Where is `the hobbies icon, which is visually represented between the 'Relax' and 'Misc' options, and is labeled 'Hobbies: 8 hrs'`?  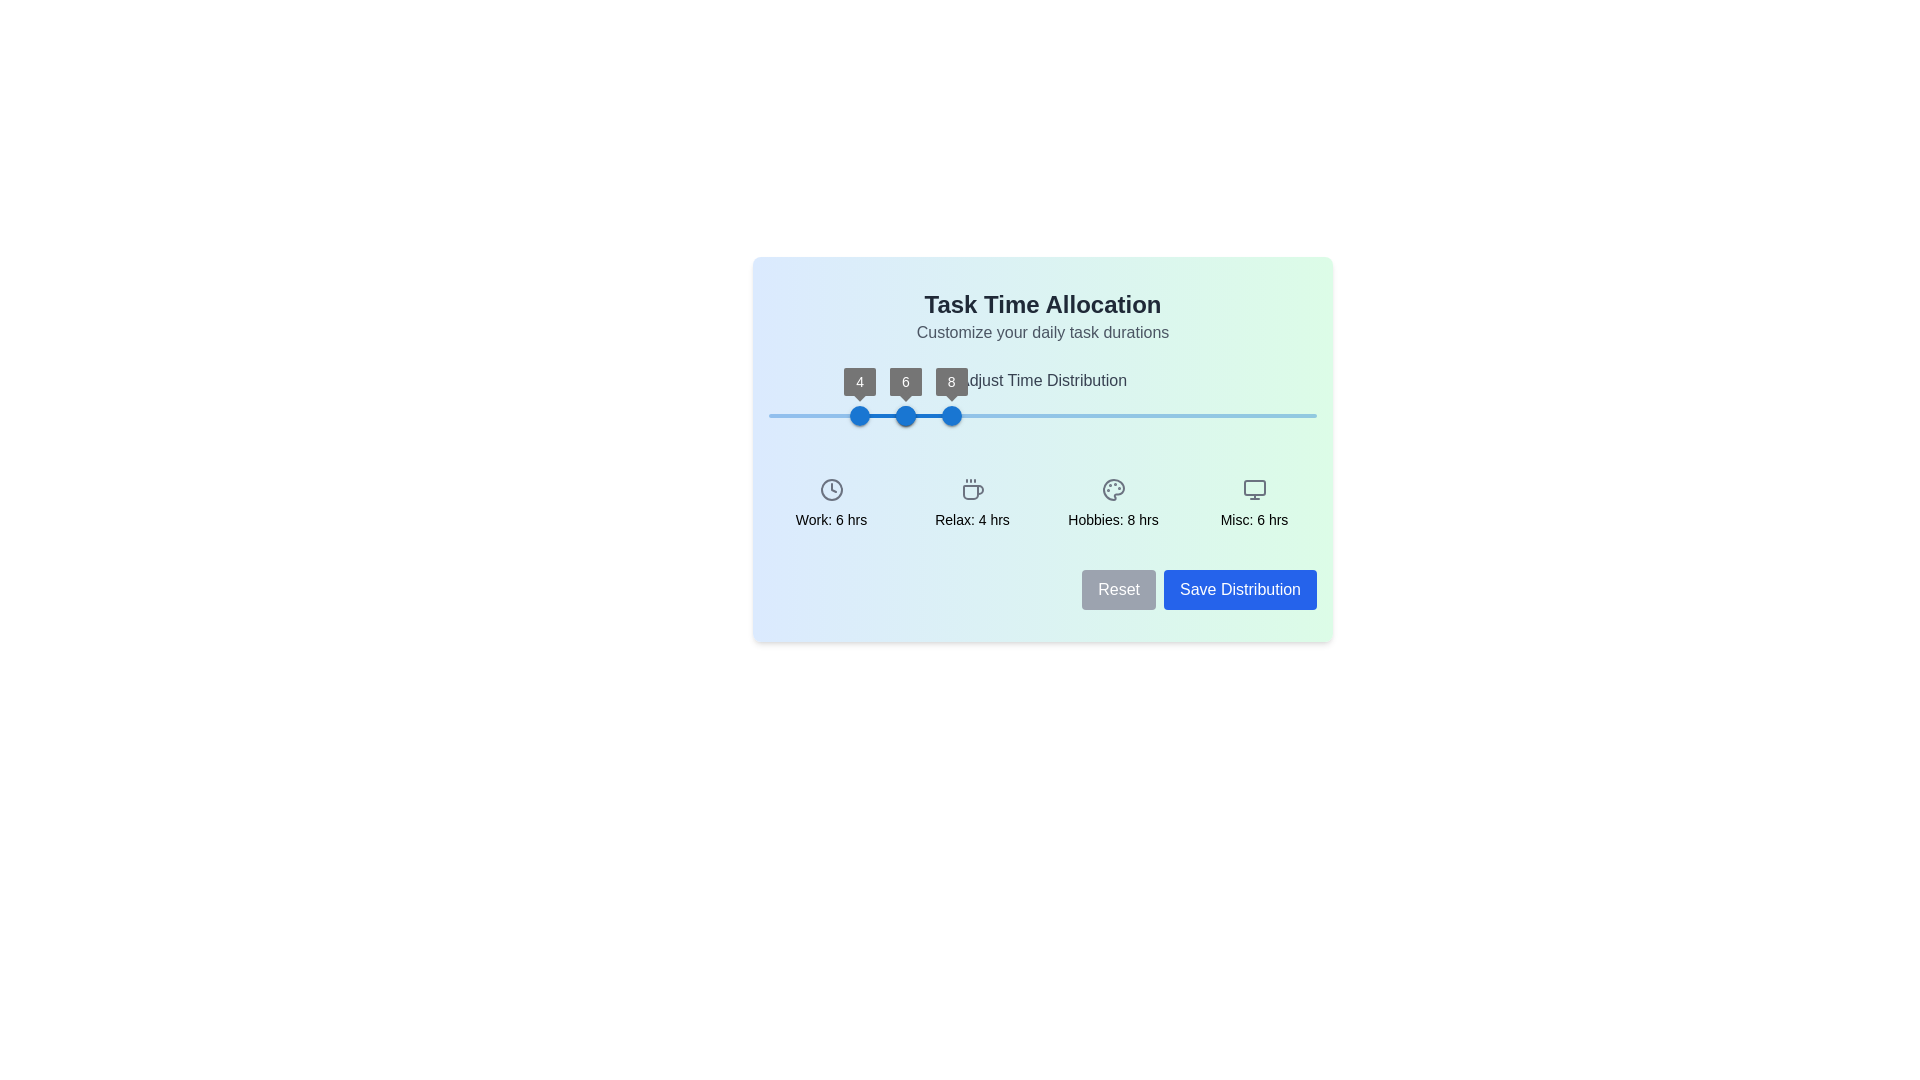 the hobbies icon, which is visually represented between the 'Relax' and 'Misc' options, and is labeled 'Hobbies: 8 hrs' is located at coordinates (1112, 489).